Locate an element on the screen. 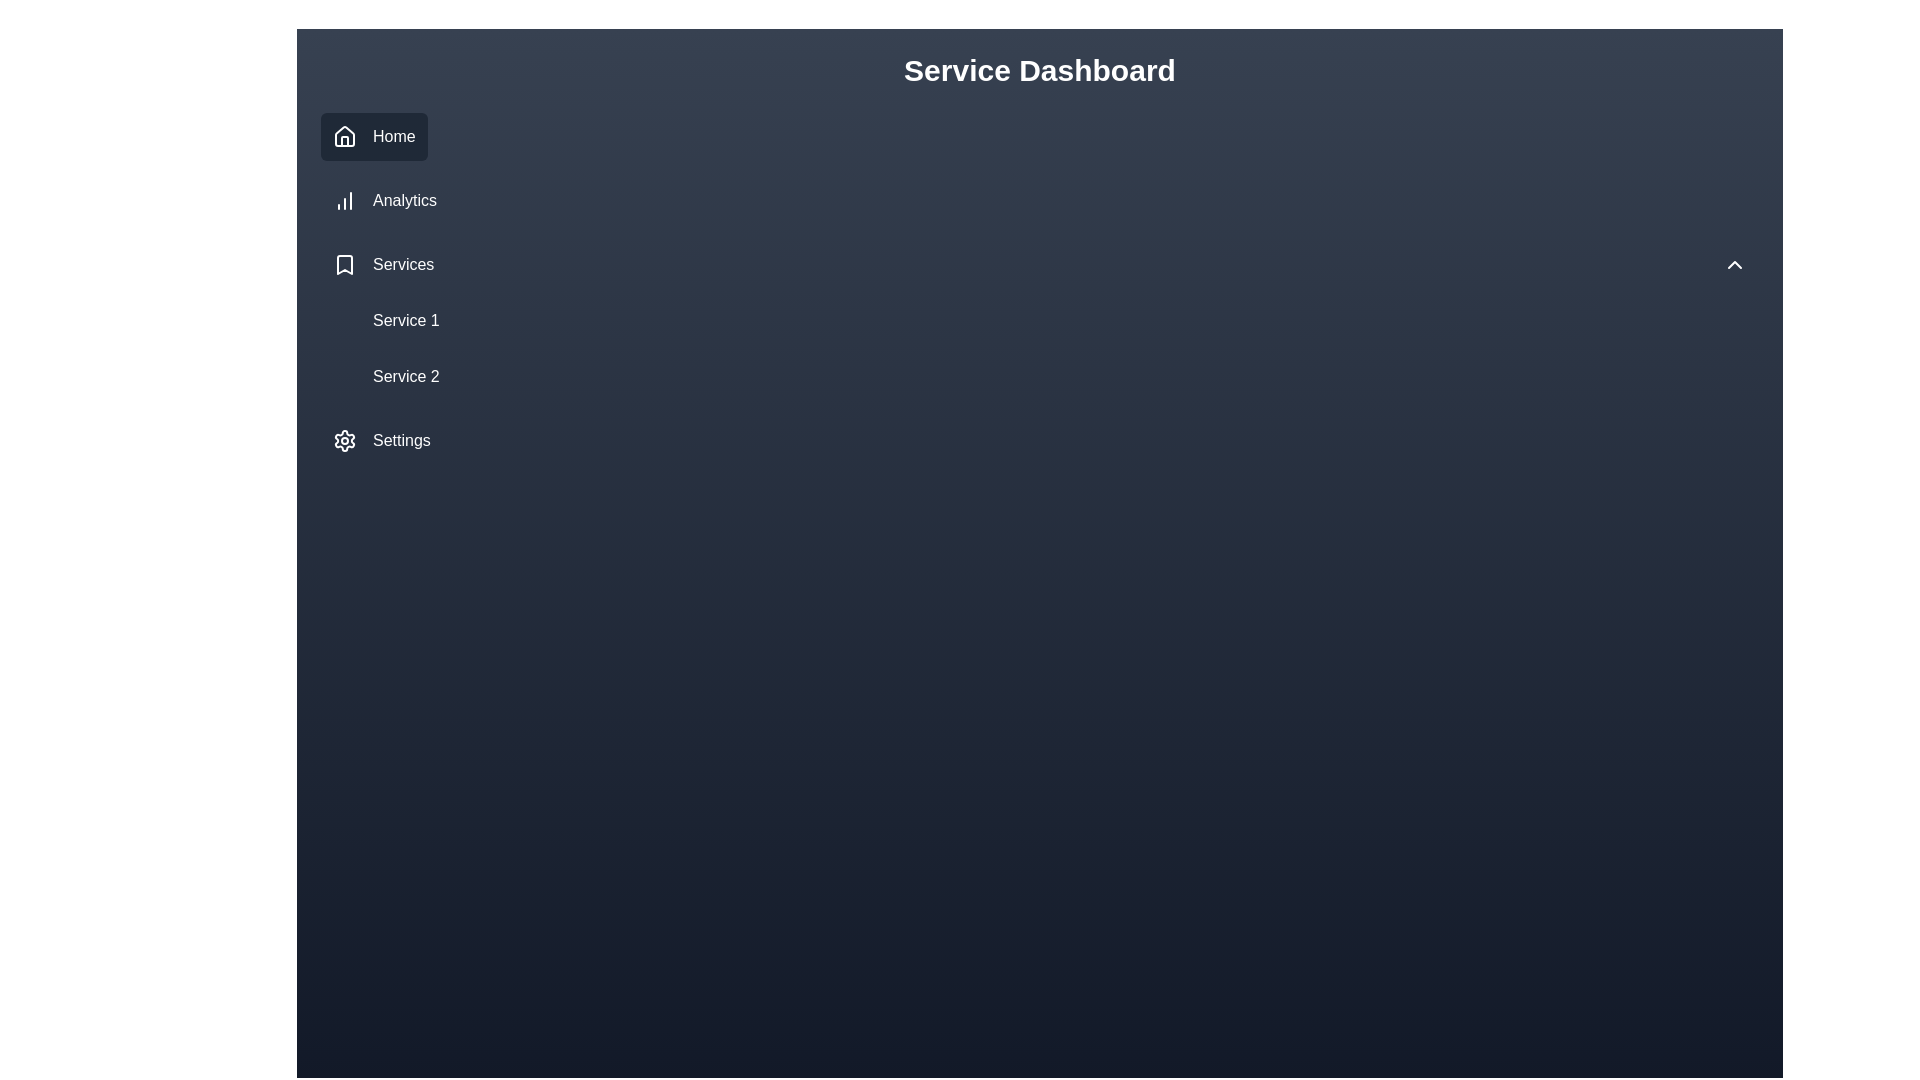 This screenshot has height=1080, width=1920. the 'Analytics' icon located in the left sidebar menu, directly to the left of the text label 'Analytics' is located at coordinates (345, 200).